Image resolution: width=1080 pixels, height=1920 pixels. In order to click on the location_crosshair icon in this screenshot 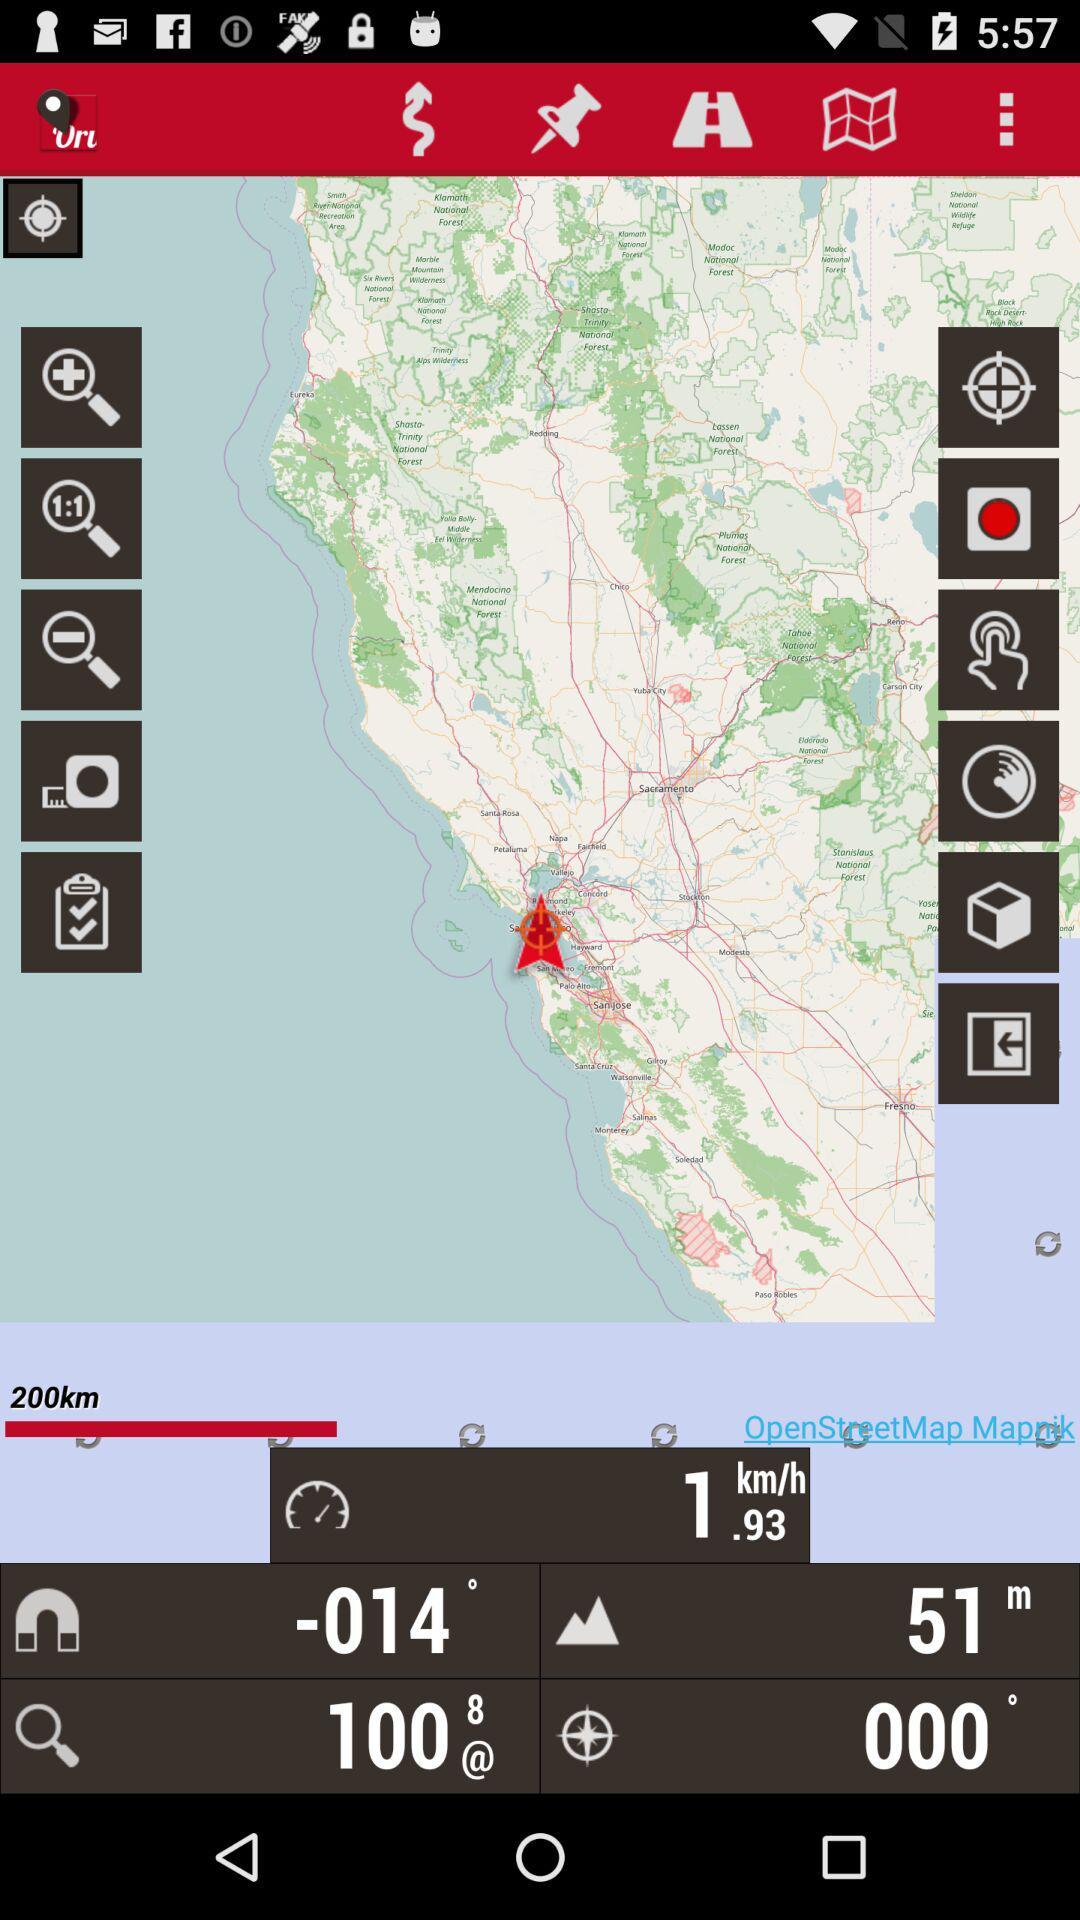, I will do `click(998, 413)`.